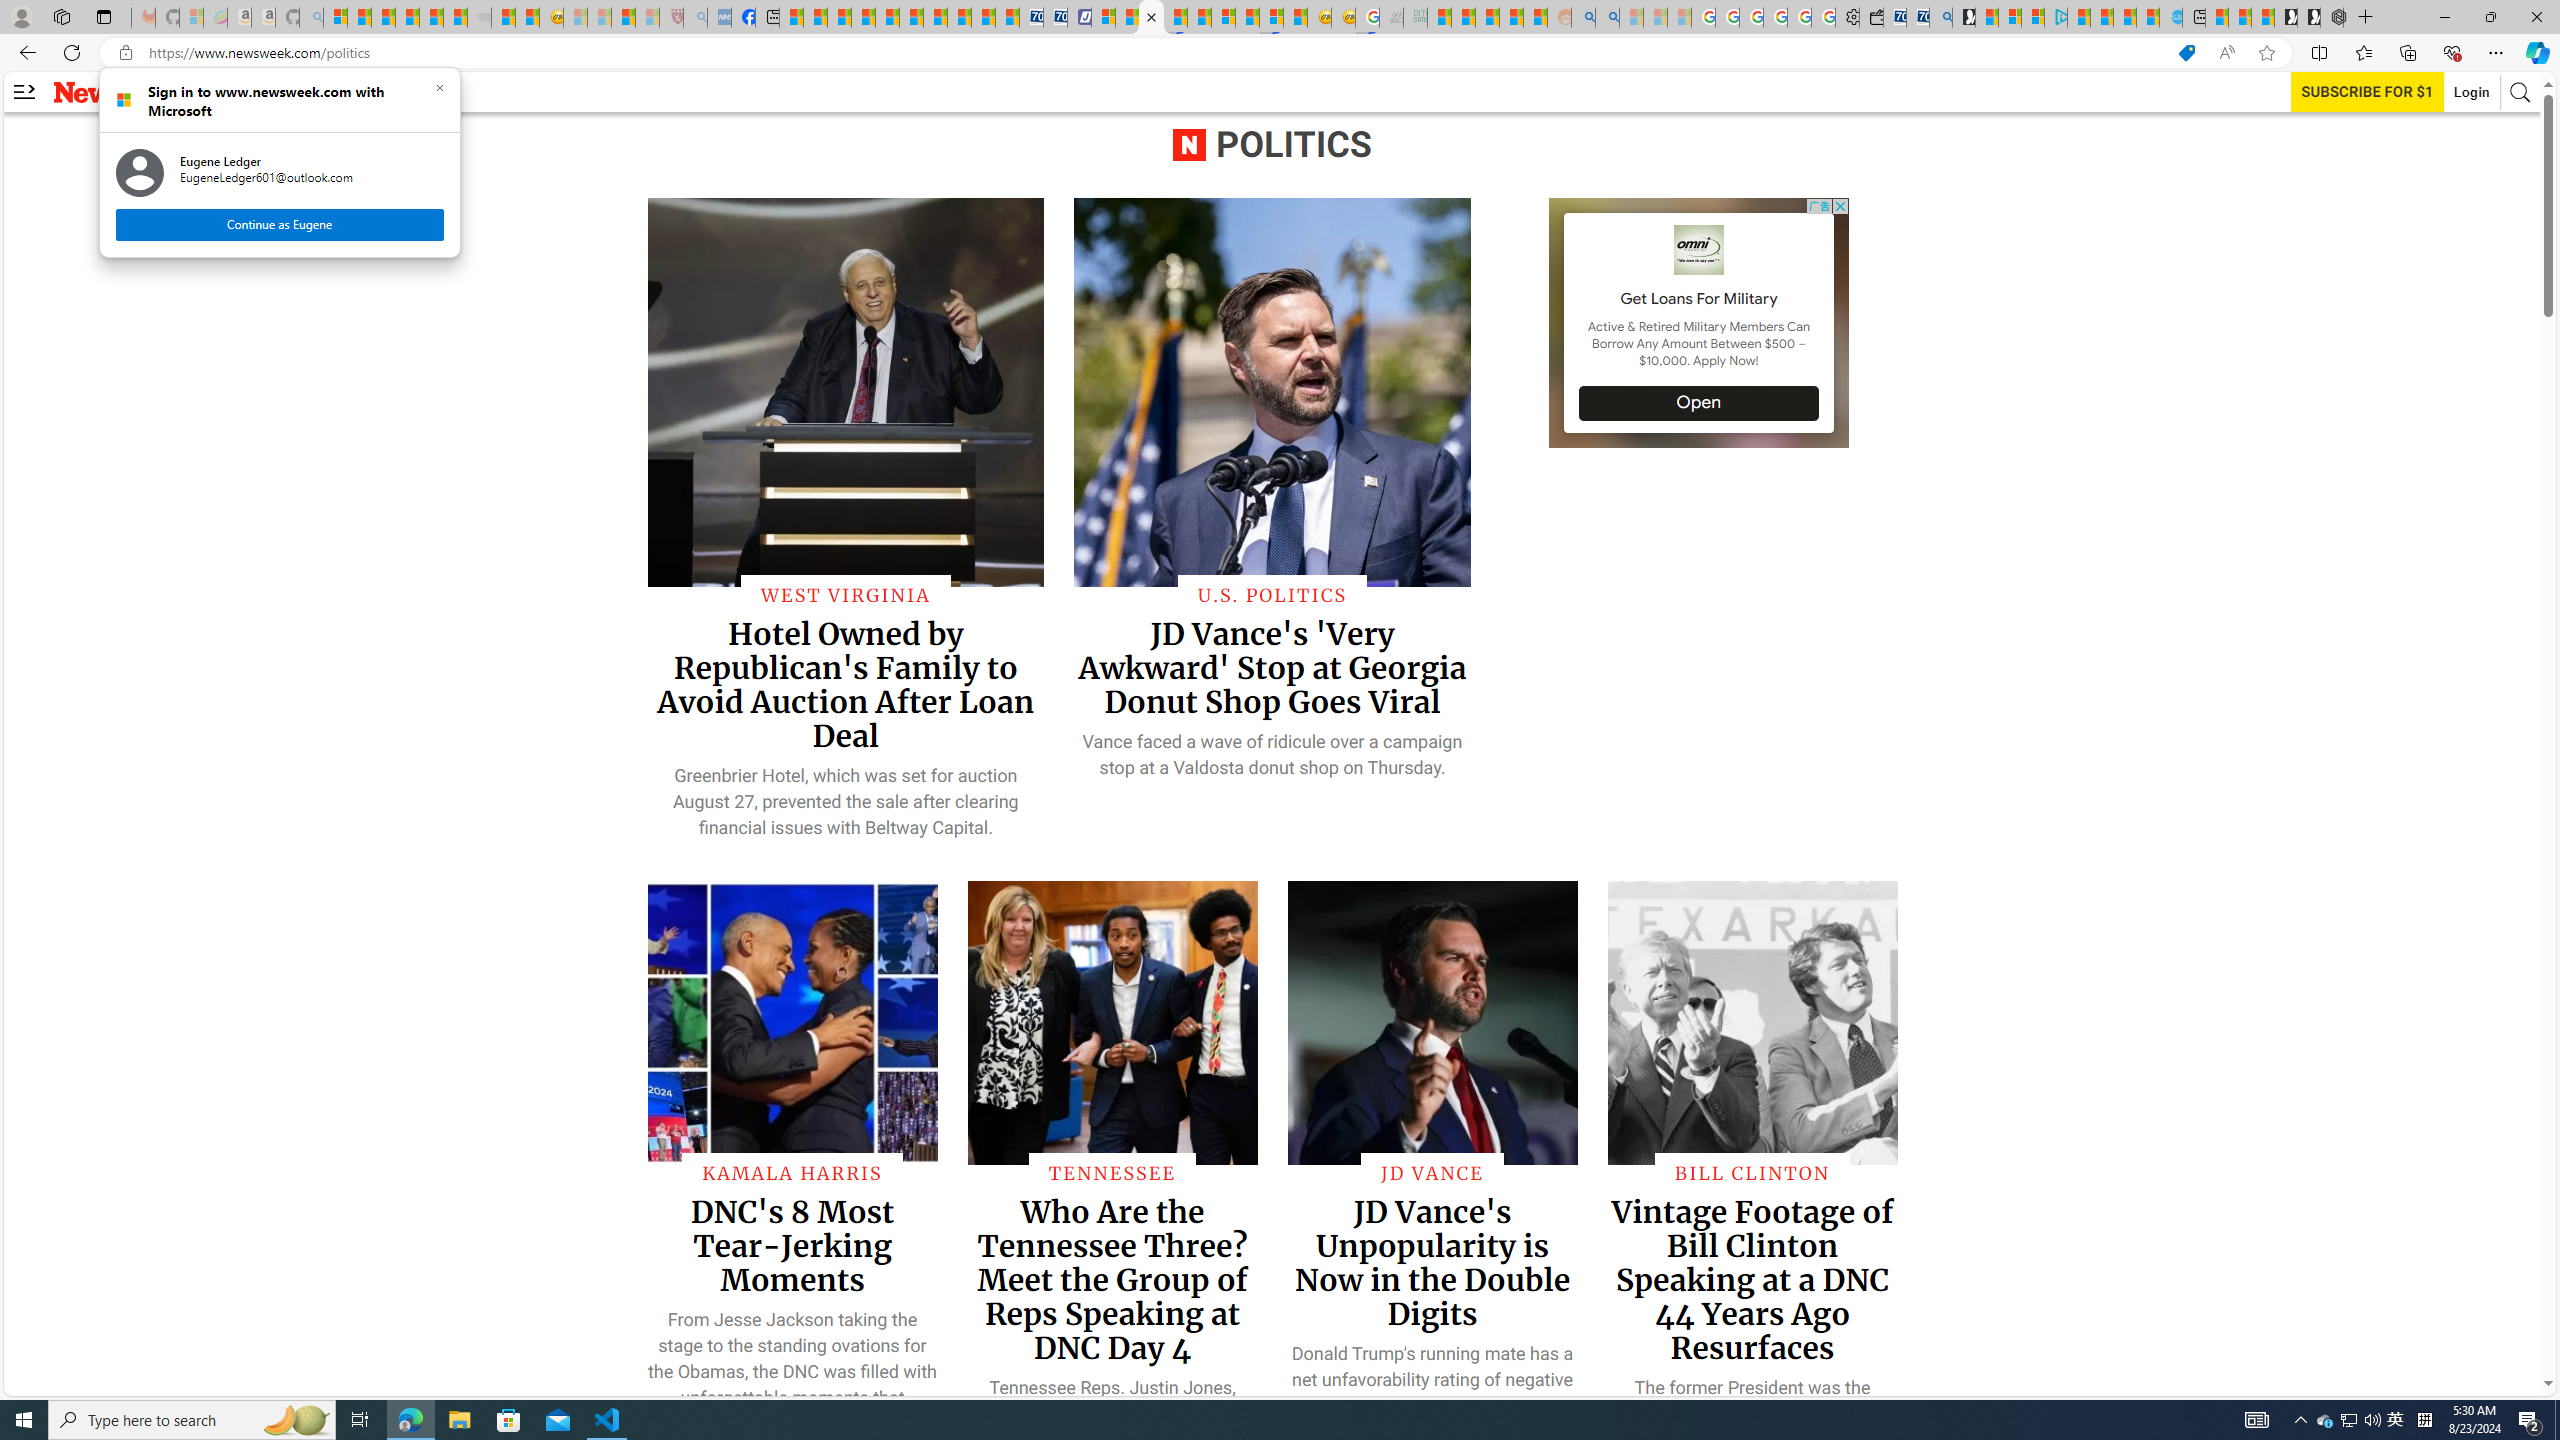  Describe the element at coordinates (1871, 16) in the screenshot. I see `'Wallet'` at that location.